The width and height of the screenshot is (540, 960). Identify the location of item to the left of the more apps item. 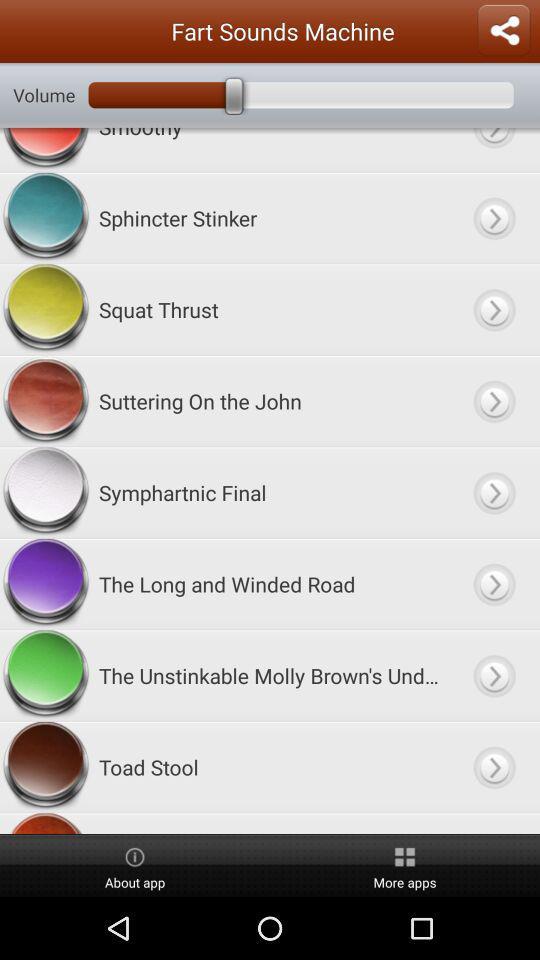
(135, 865).